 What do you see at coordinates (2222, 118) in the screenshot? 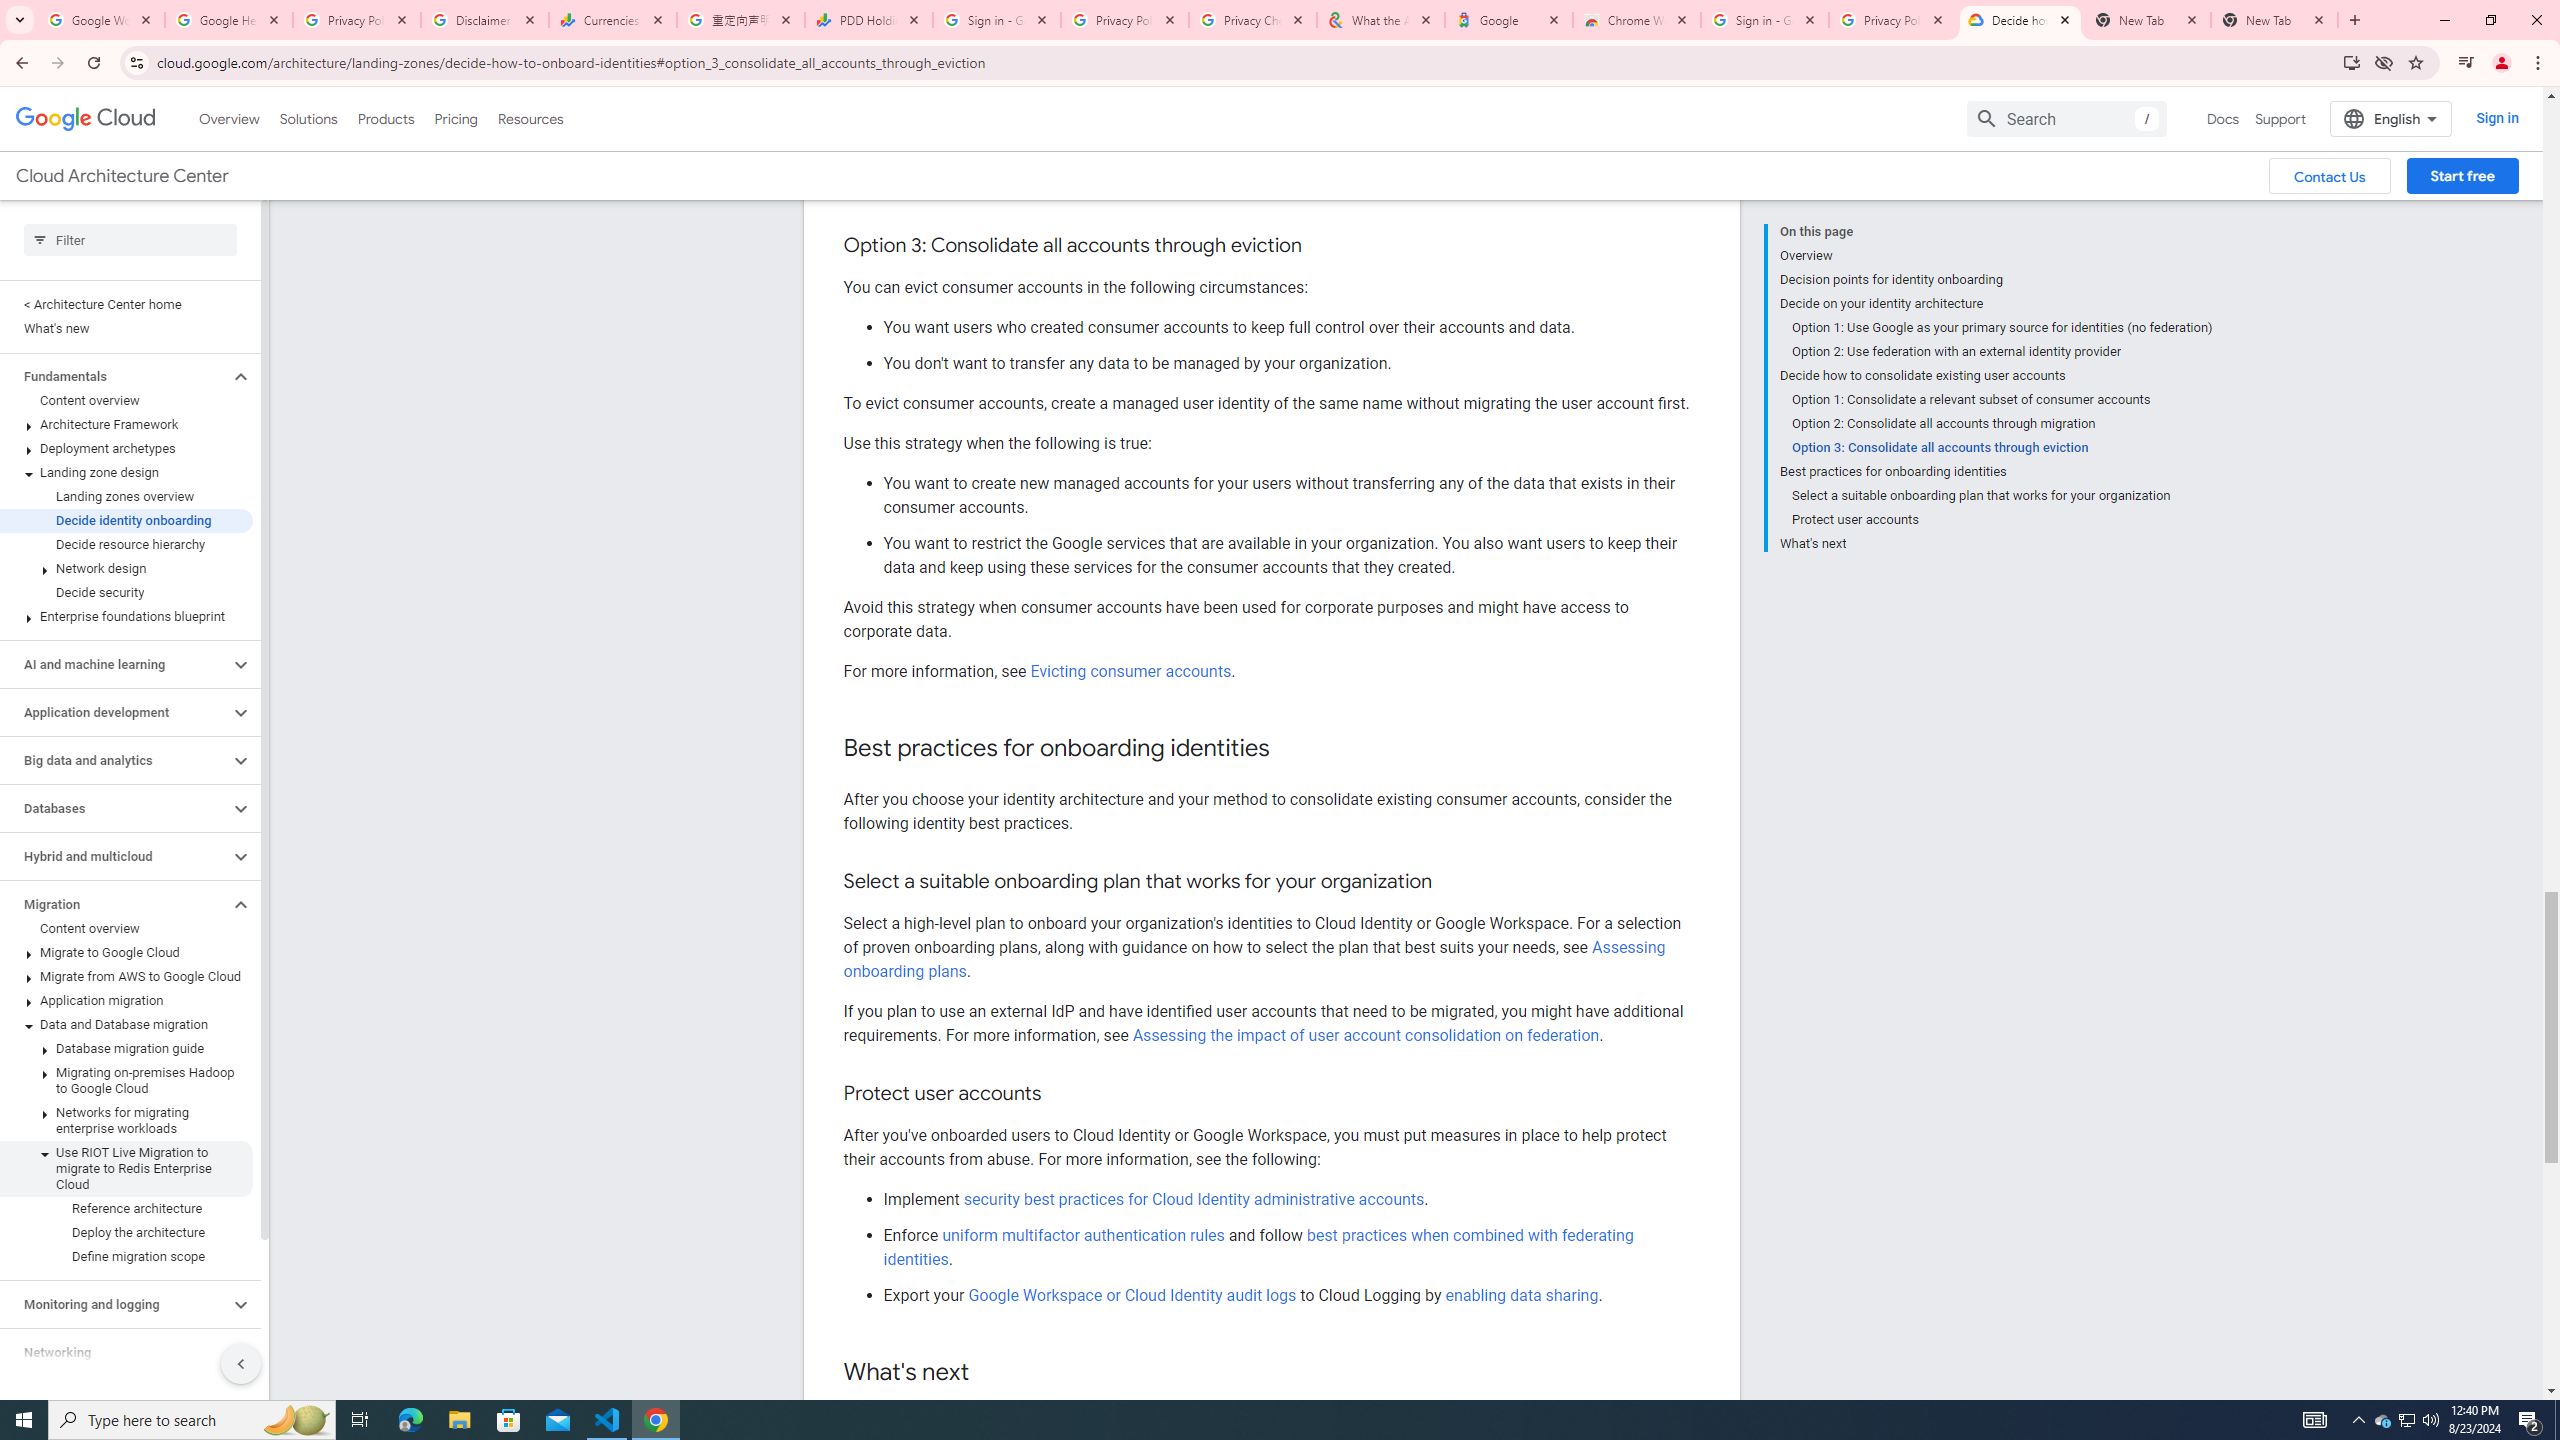
I see `'Docs, selected'` at bounding box center [2222, 118].